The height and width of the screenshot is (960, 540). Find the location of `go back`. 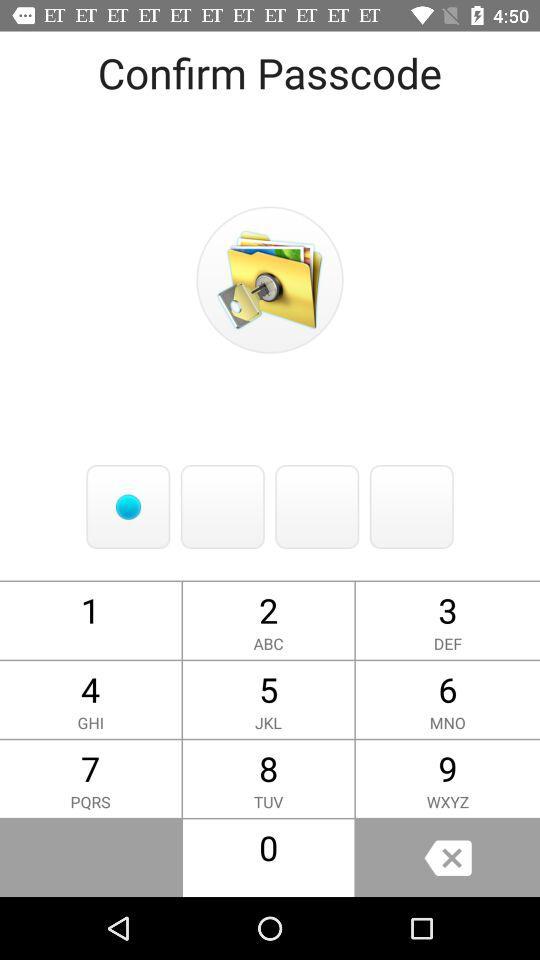

go back is located at coordinates (447, 857).